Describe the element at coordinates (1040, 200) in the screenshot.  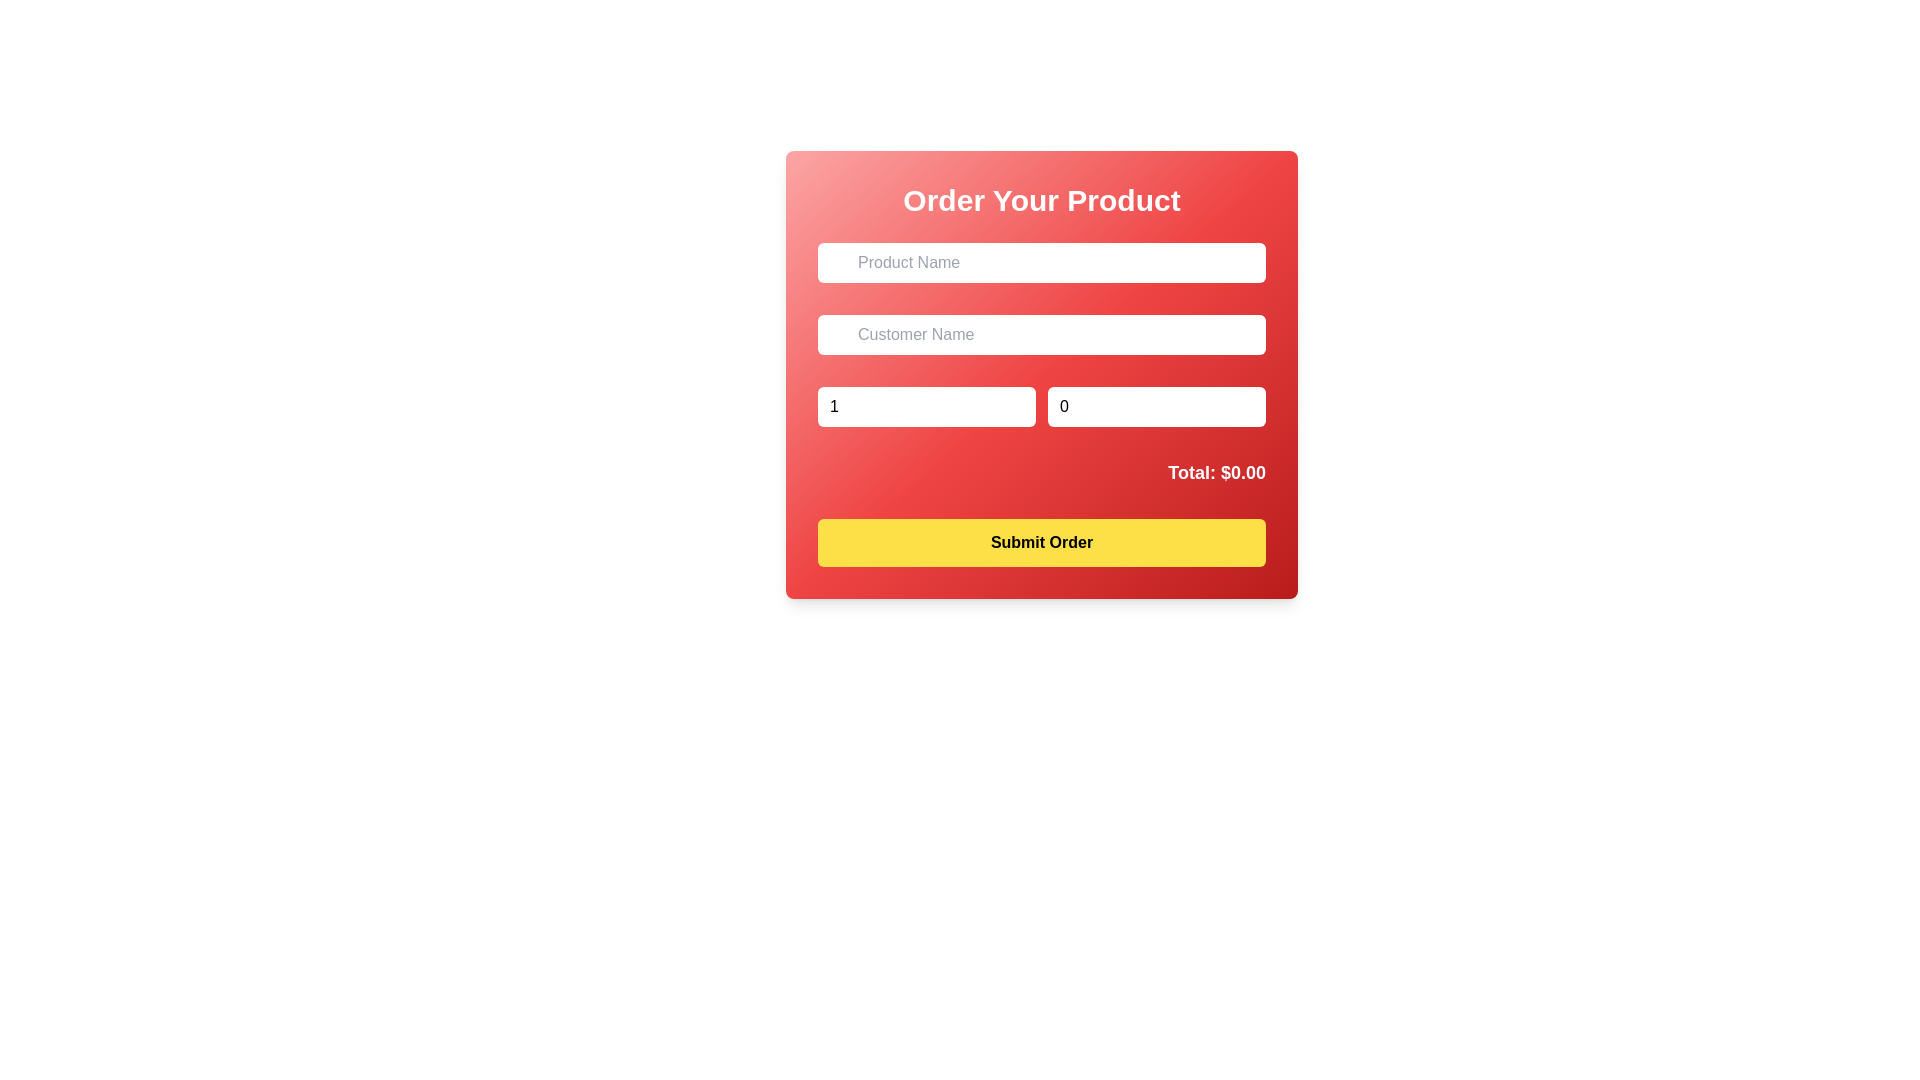
I see `the prominently styled text label displaying 'Order Your Product' which is centered within a red gradient background` at that location.